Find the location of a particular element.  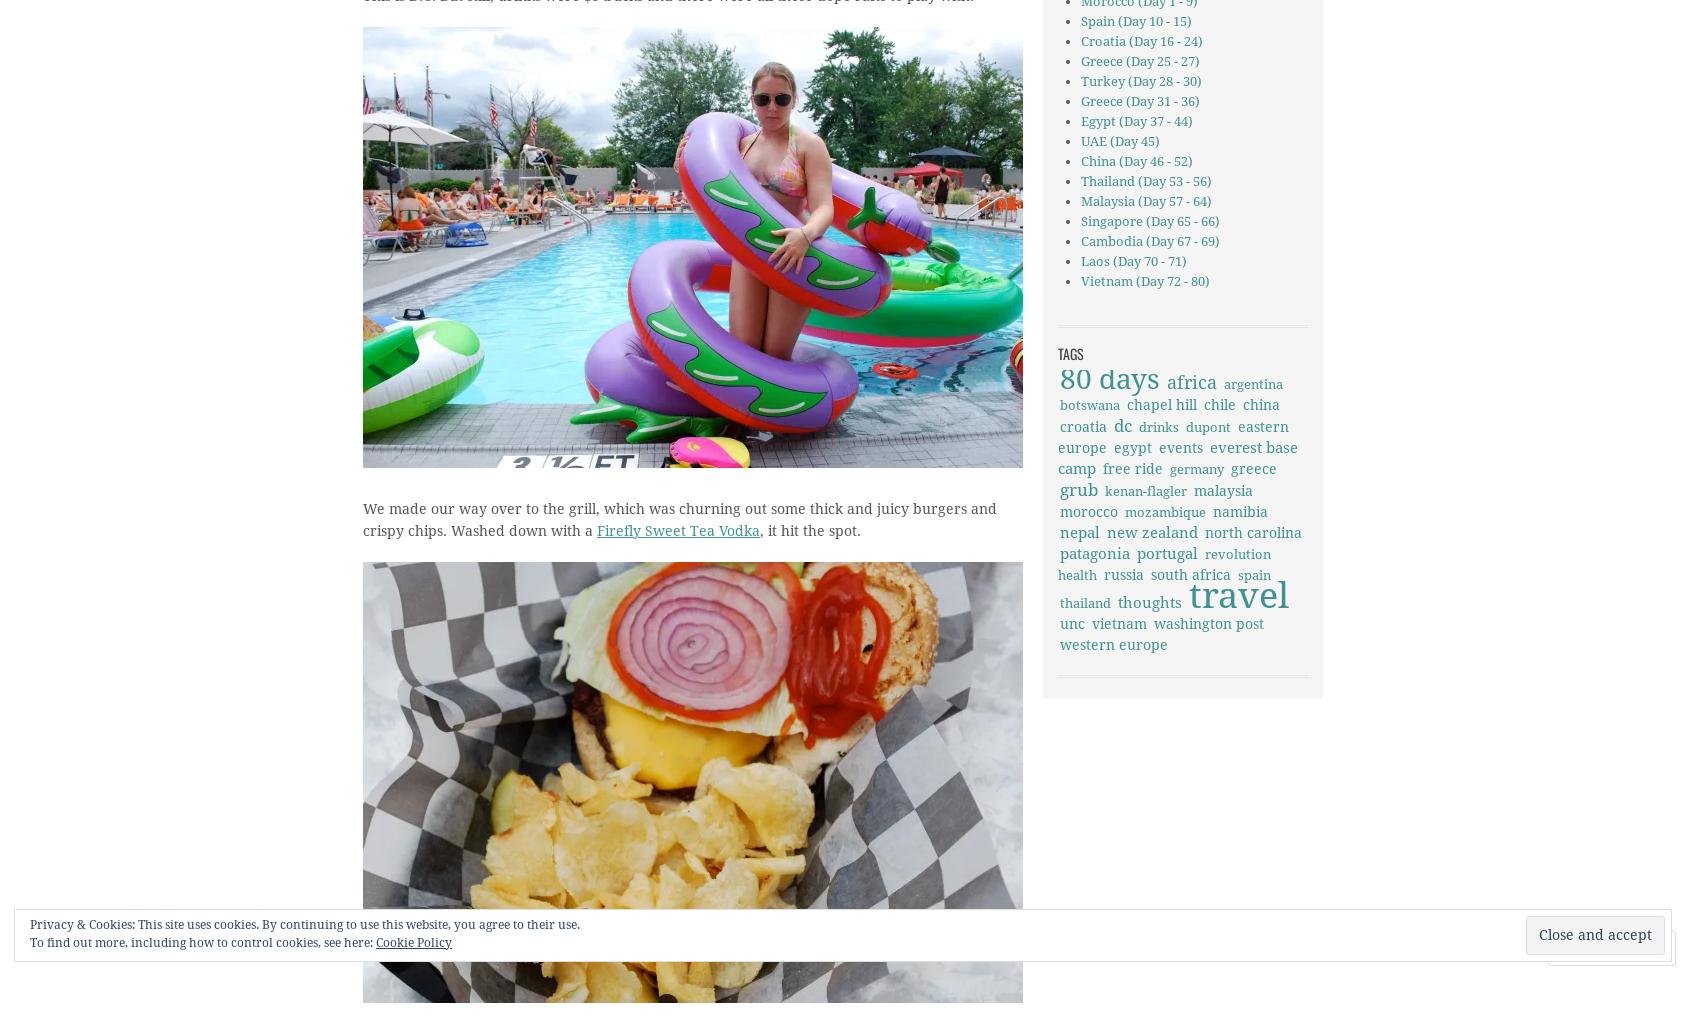

'thailand' is located at coordinates (1085, 603).